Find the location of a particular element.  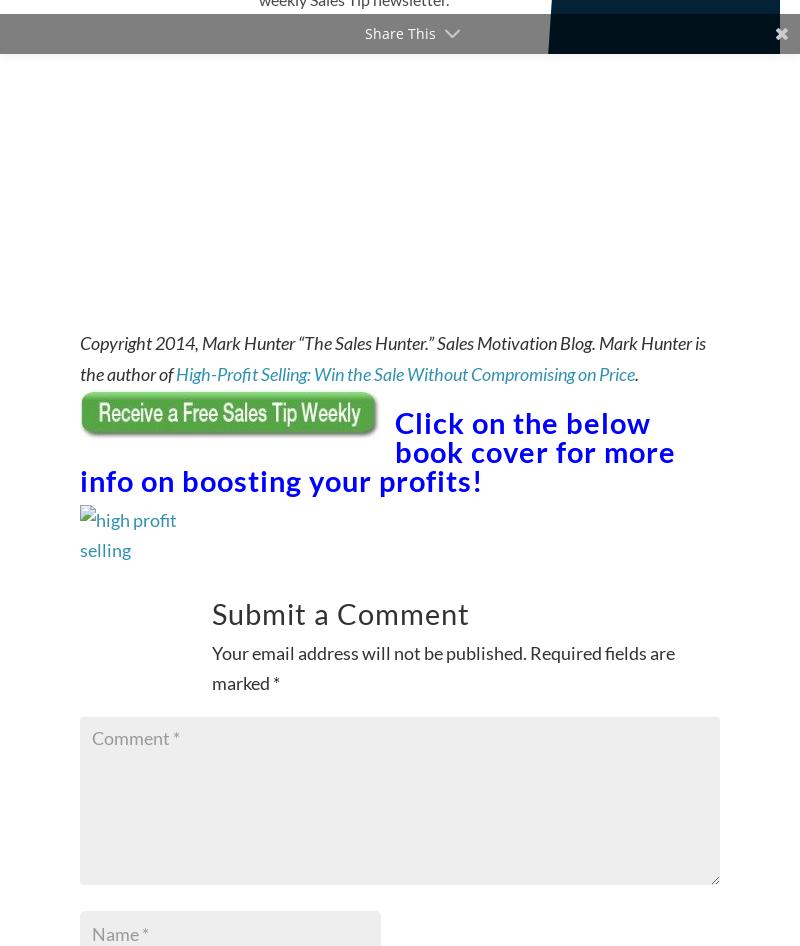

'Required fields are marked' is located at coordinates (442, 667).